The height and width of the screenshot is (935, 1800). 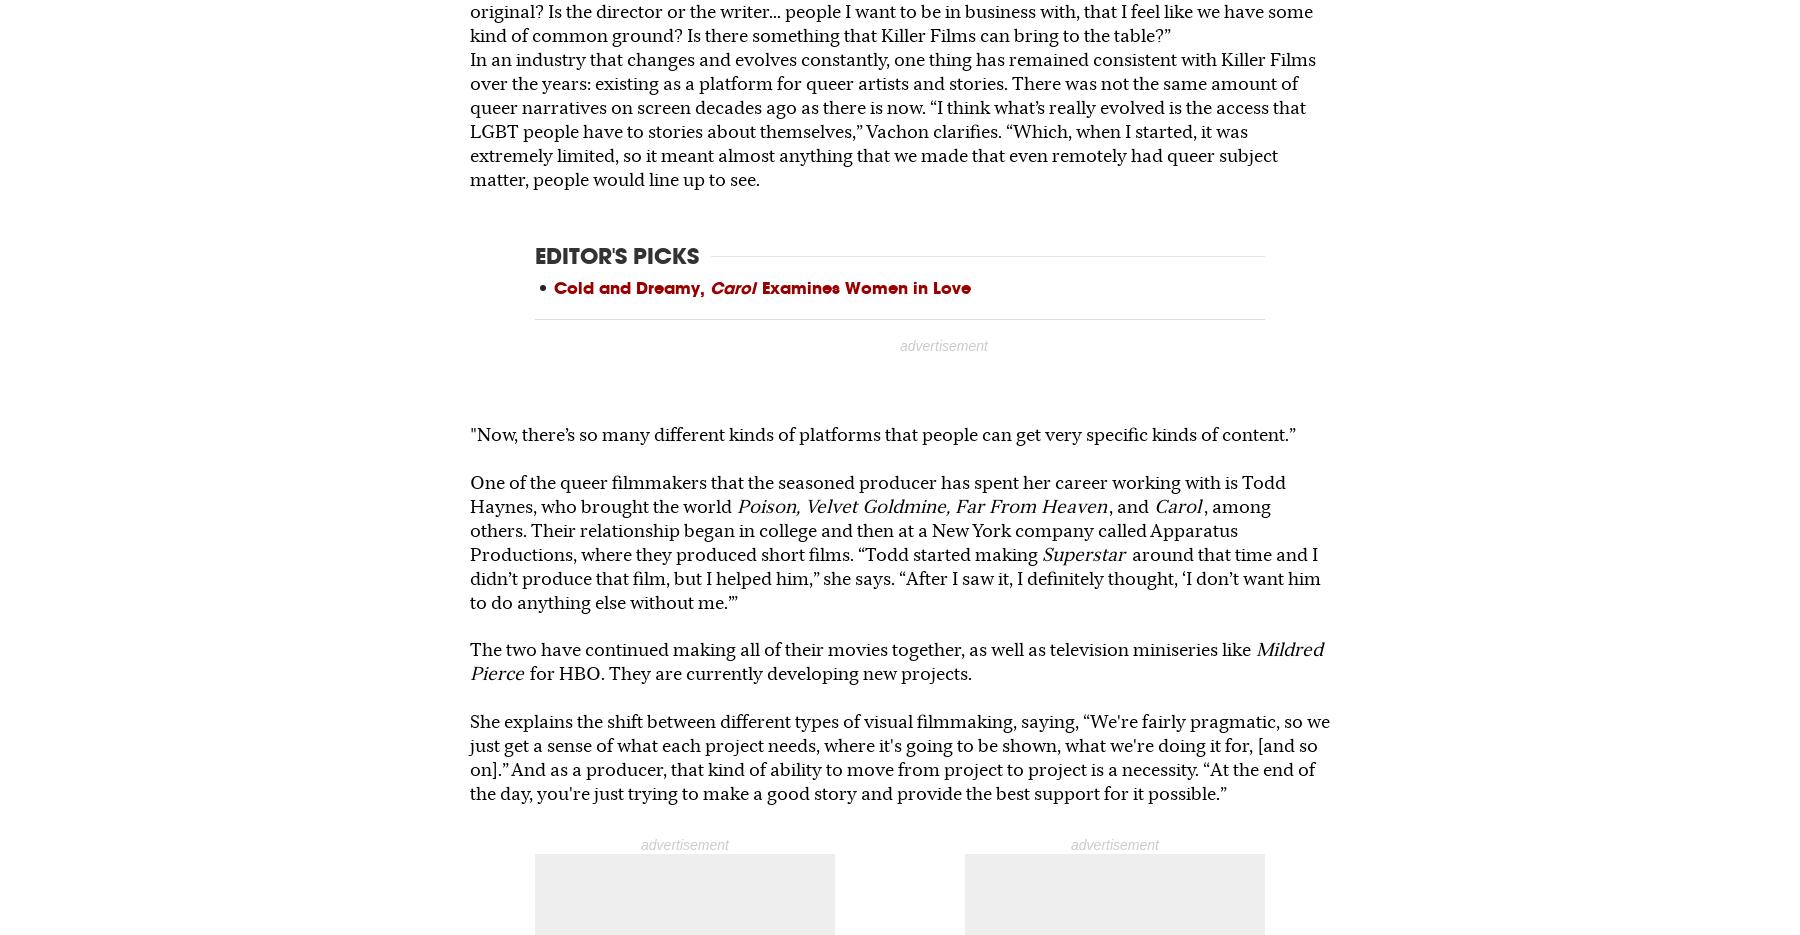 I want to click on 'The two have continued making all of their movies together, as well as television miniseries like', so click(x=860, y=649).